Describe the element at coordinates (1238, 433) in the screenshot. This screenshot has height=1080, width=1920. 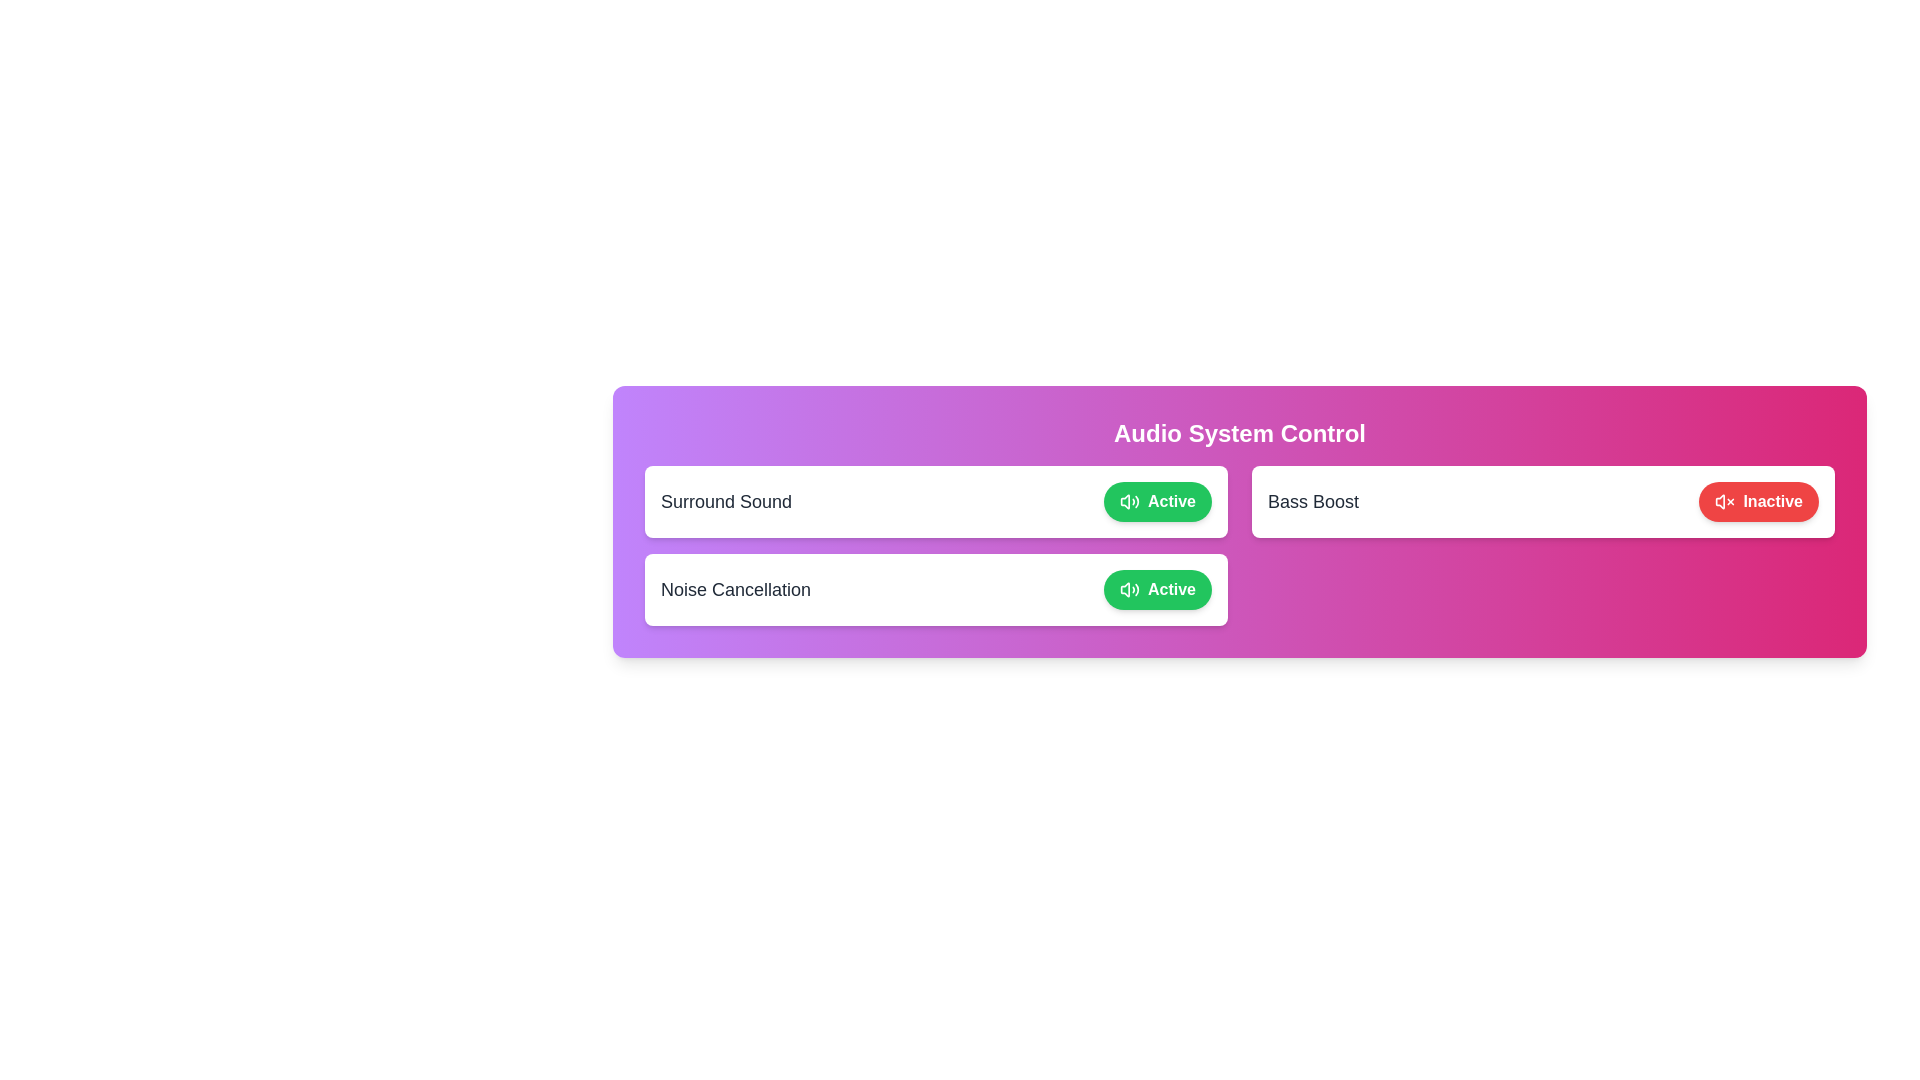
I see `the title of the panel labeled 'Audio System Control'` at that location.